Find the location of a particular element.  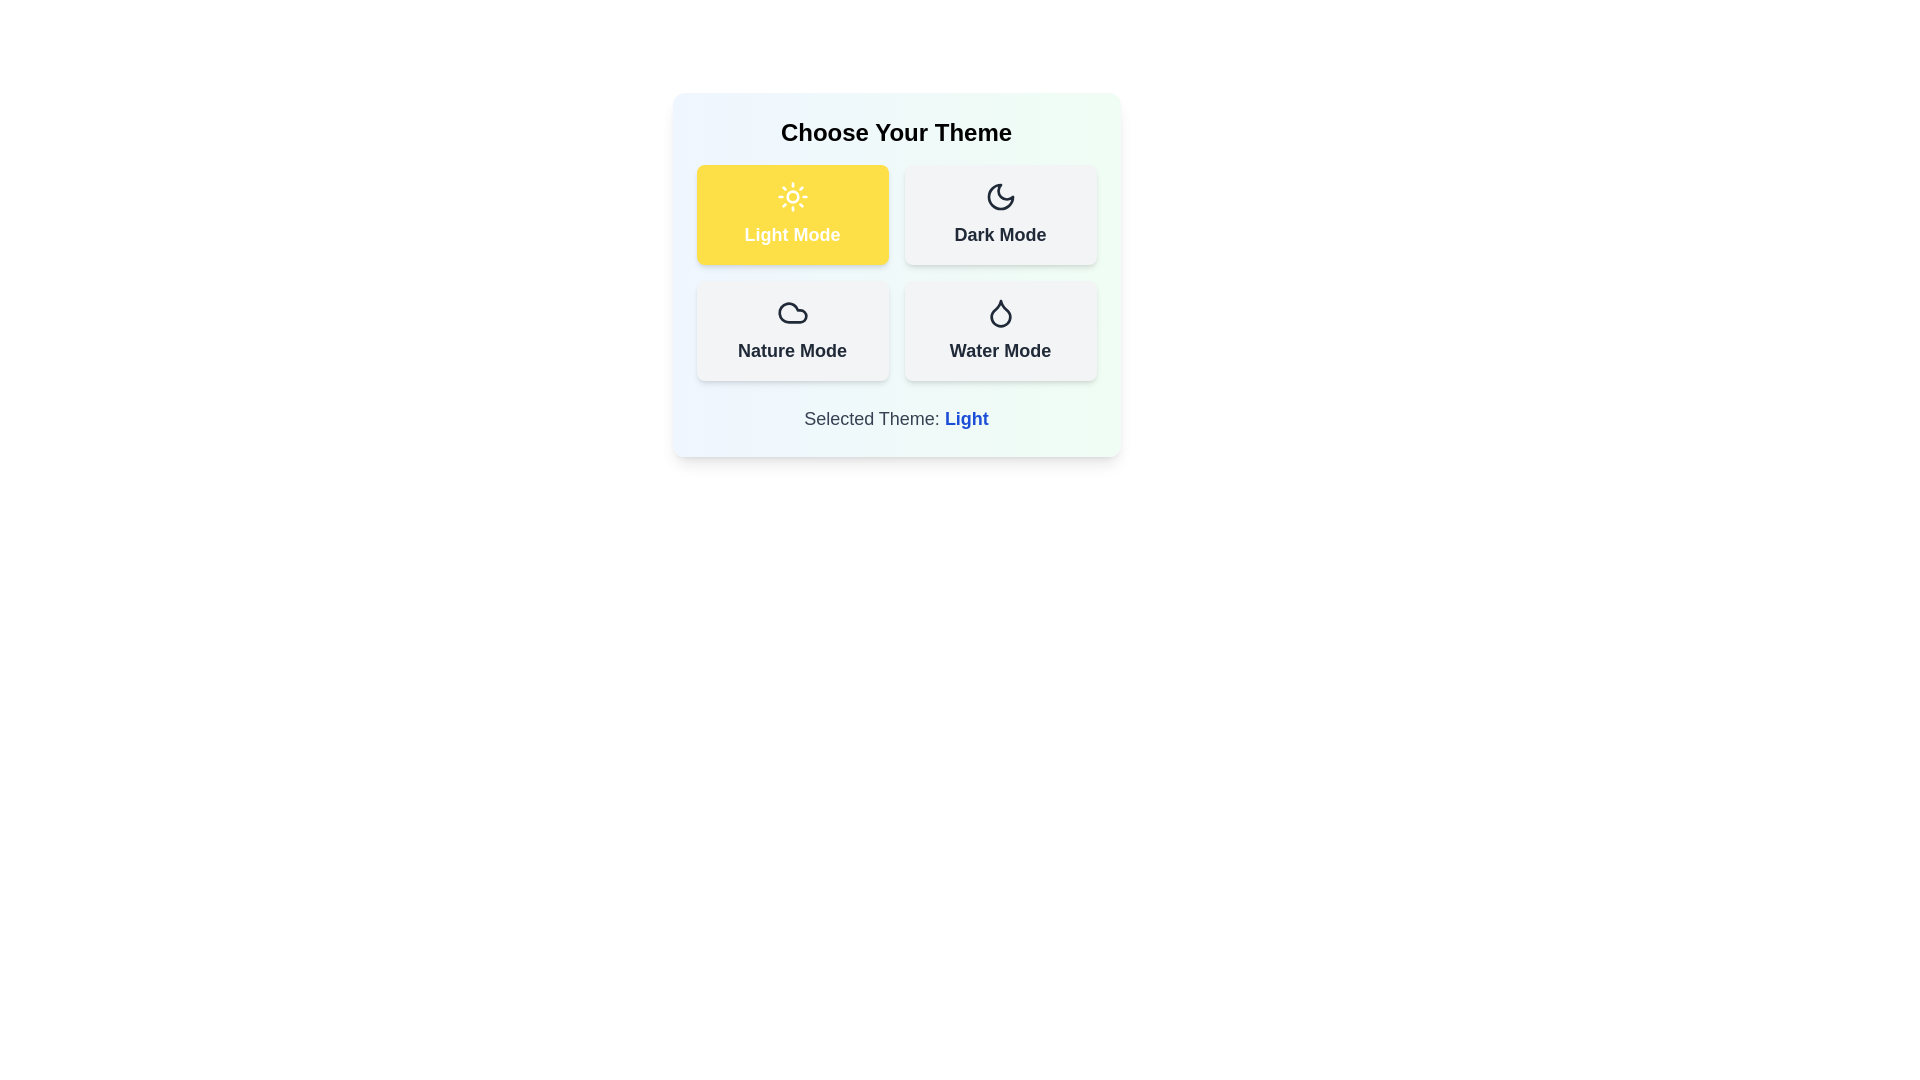

the theme by clicking on the corresponding button. The parameter Light Mode specifies the theme to select is located at coordinates (791, 215).